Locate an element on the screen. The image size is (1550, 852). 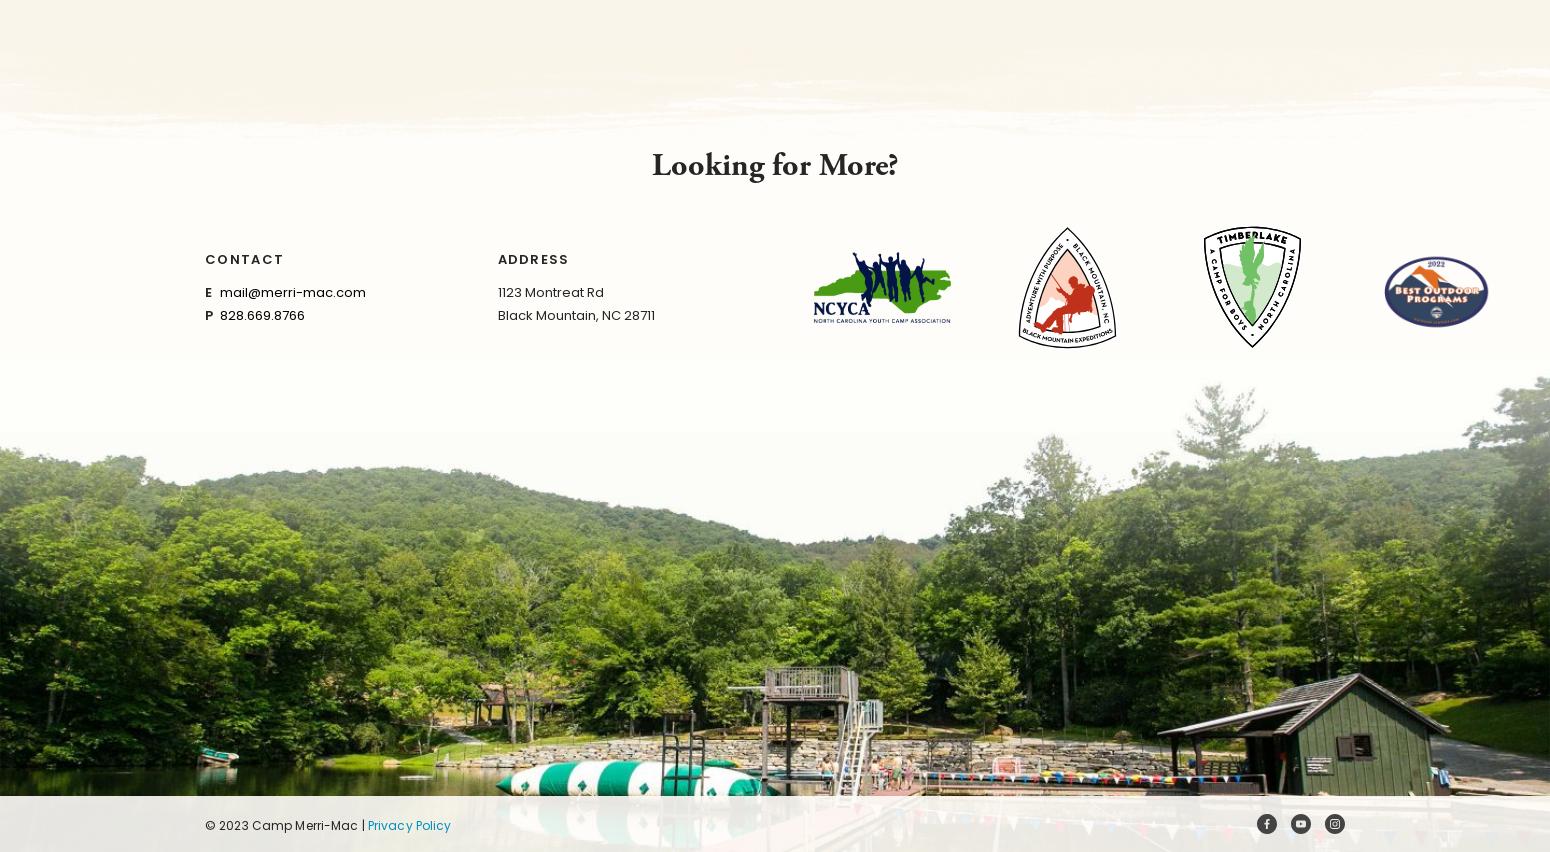
'Looking for More?' is located at coordinates (774, 164).